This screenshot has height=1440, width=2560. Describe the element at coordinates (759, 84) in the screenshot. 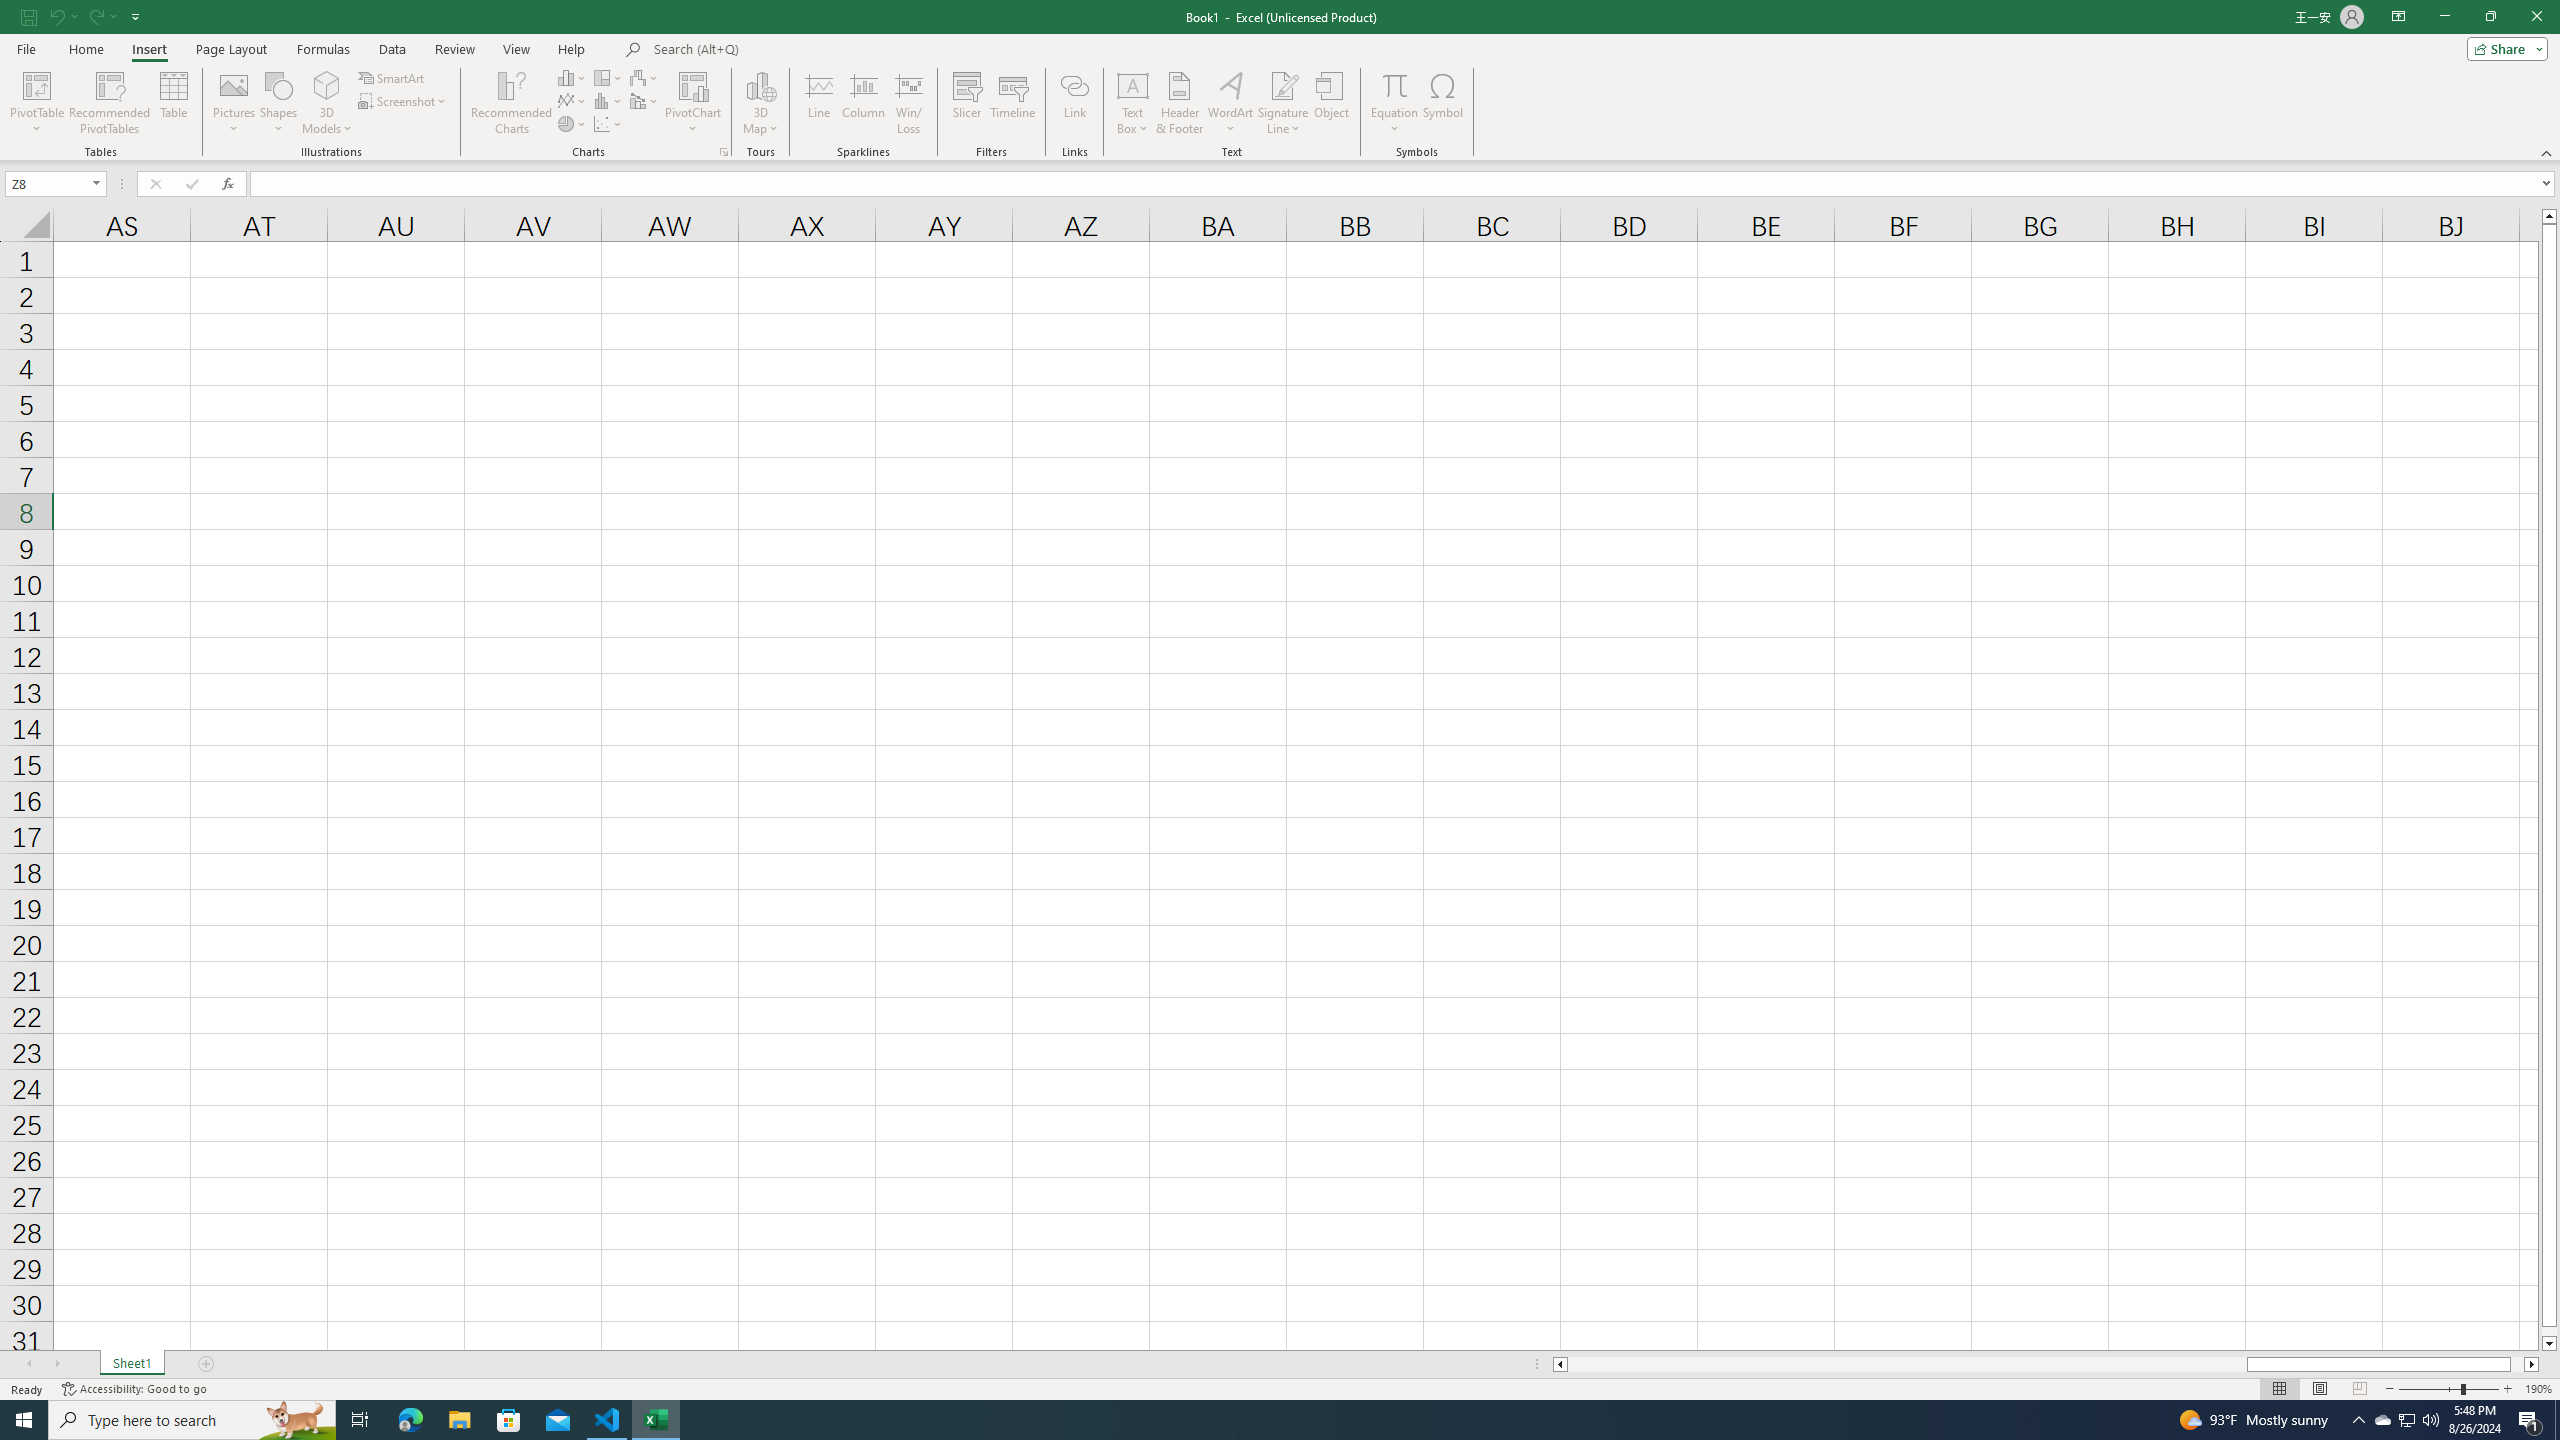

I see `'3D Map'` at that location.